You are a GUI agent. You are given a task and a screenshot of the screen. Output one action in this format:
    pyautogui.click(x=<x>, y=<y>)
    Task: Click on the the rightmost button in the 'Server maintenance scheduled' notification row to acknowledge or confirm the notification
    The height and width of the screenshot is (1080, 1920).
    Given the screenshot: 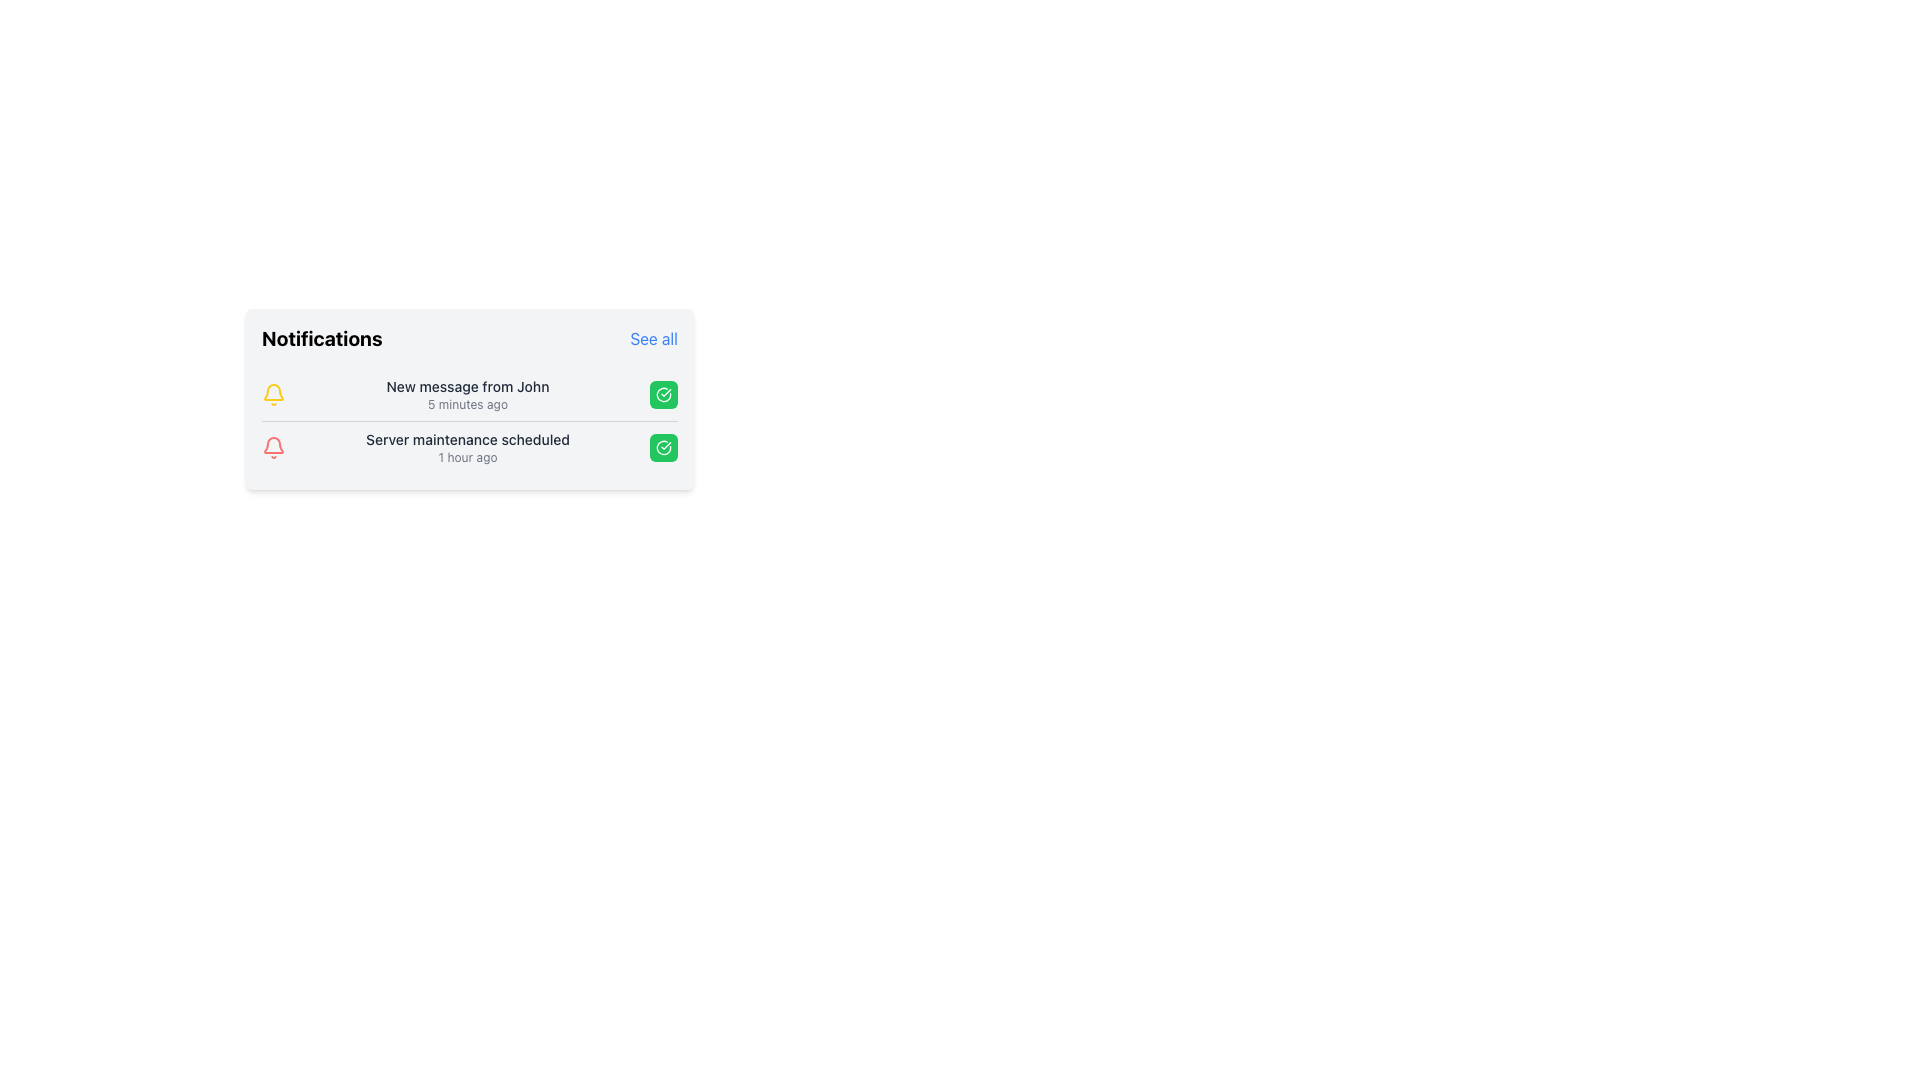 What is the action you would take?
    pyautogui.click(x=663, y=446)
    